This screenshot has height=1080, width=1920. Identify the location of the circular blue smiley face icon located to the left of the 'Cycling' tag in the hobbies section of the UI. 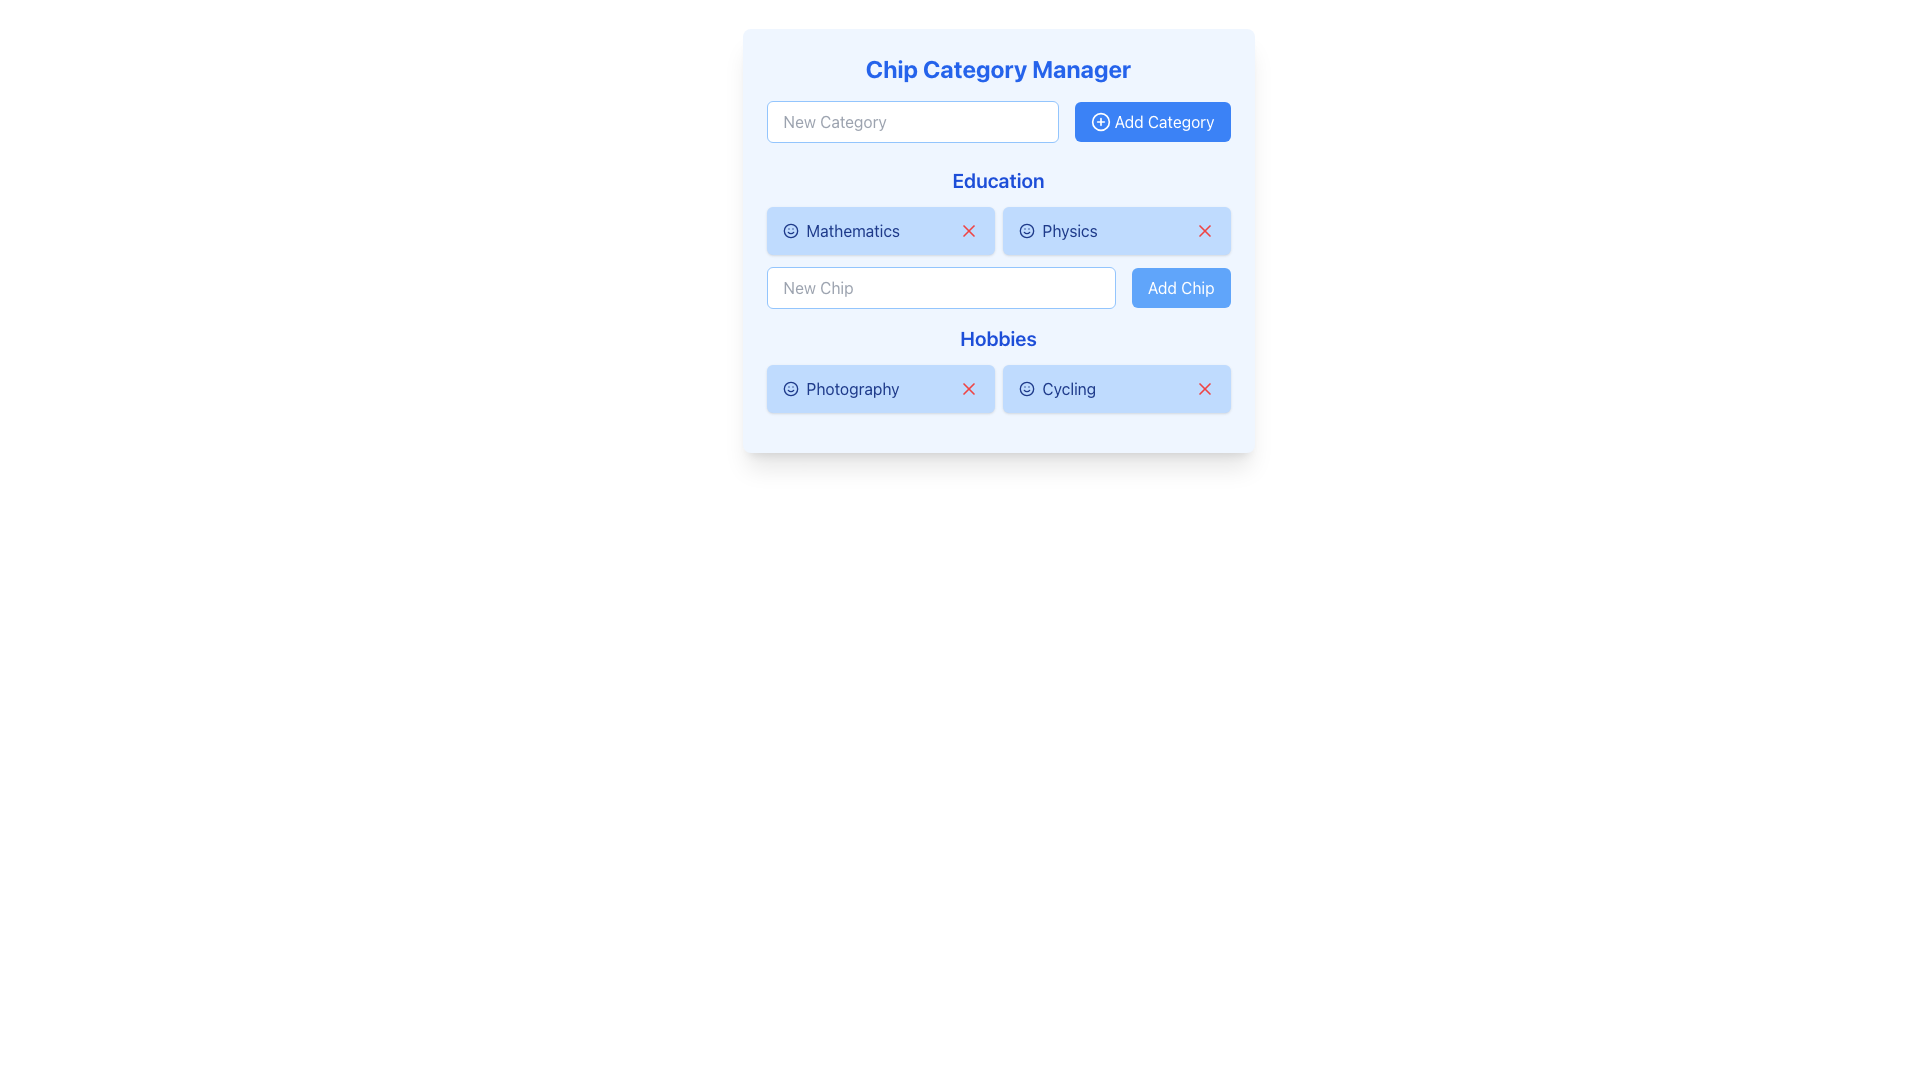
(1026, 389).